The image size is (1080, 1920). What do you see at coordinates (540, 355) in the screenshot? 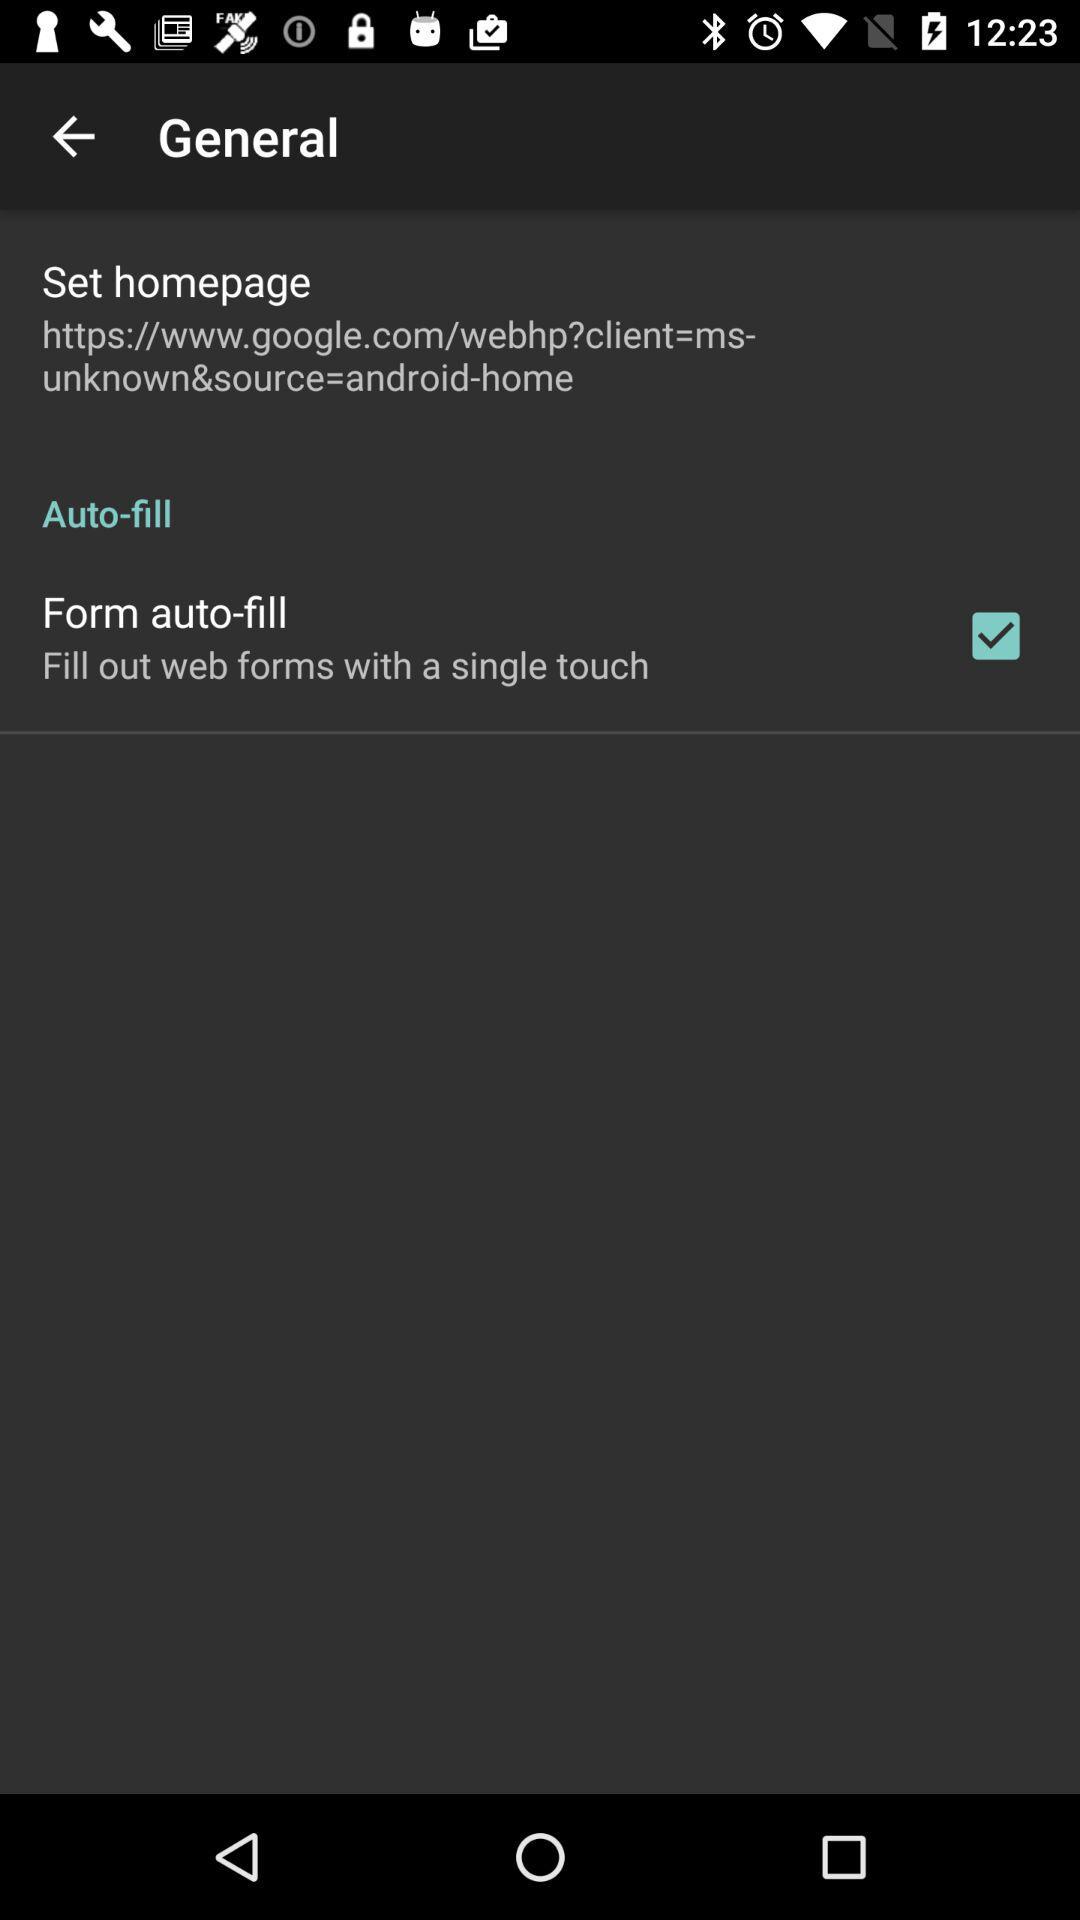
I see `the https www google icon` at bounding box center [540, 355].